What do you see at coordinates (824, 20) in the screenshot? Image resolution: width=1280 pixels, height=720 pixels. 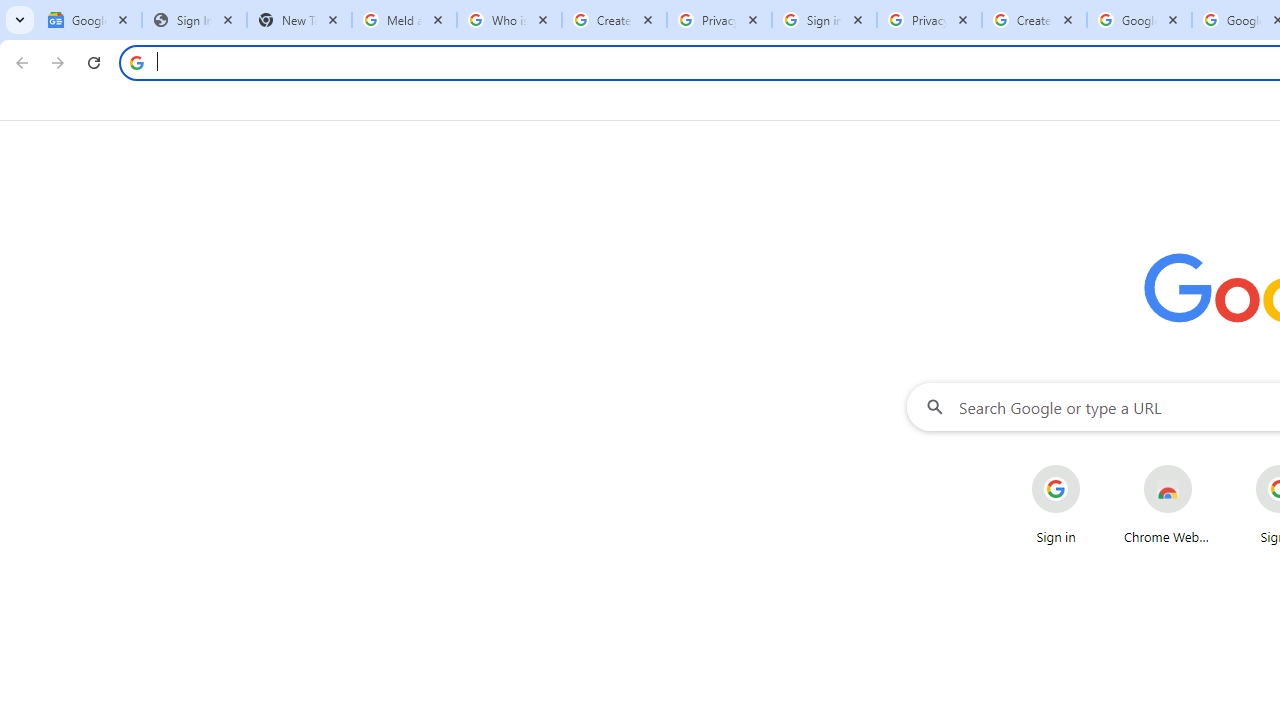 I see `'Sign in - Google Accounts'` at bounding box center [824, 20].